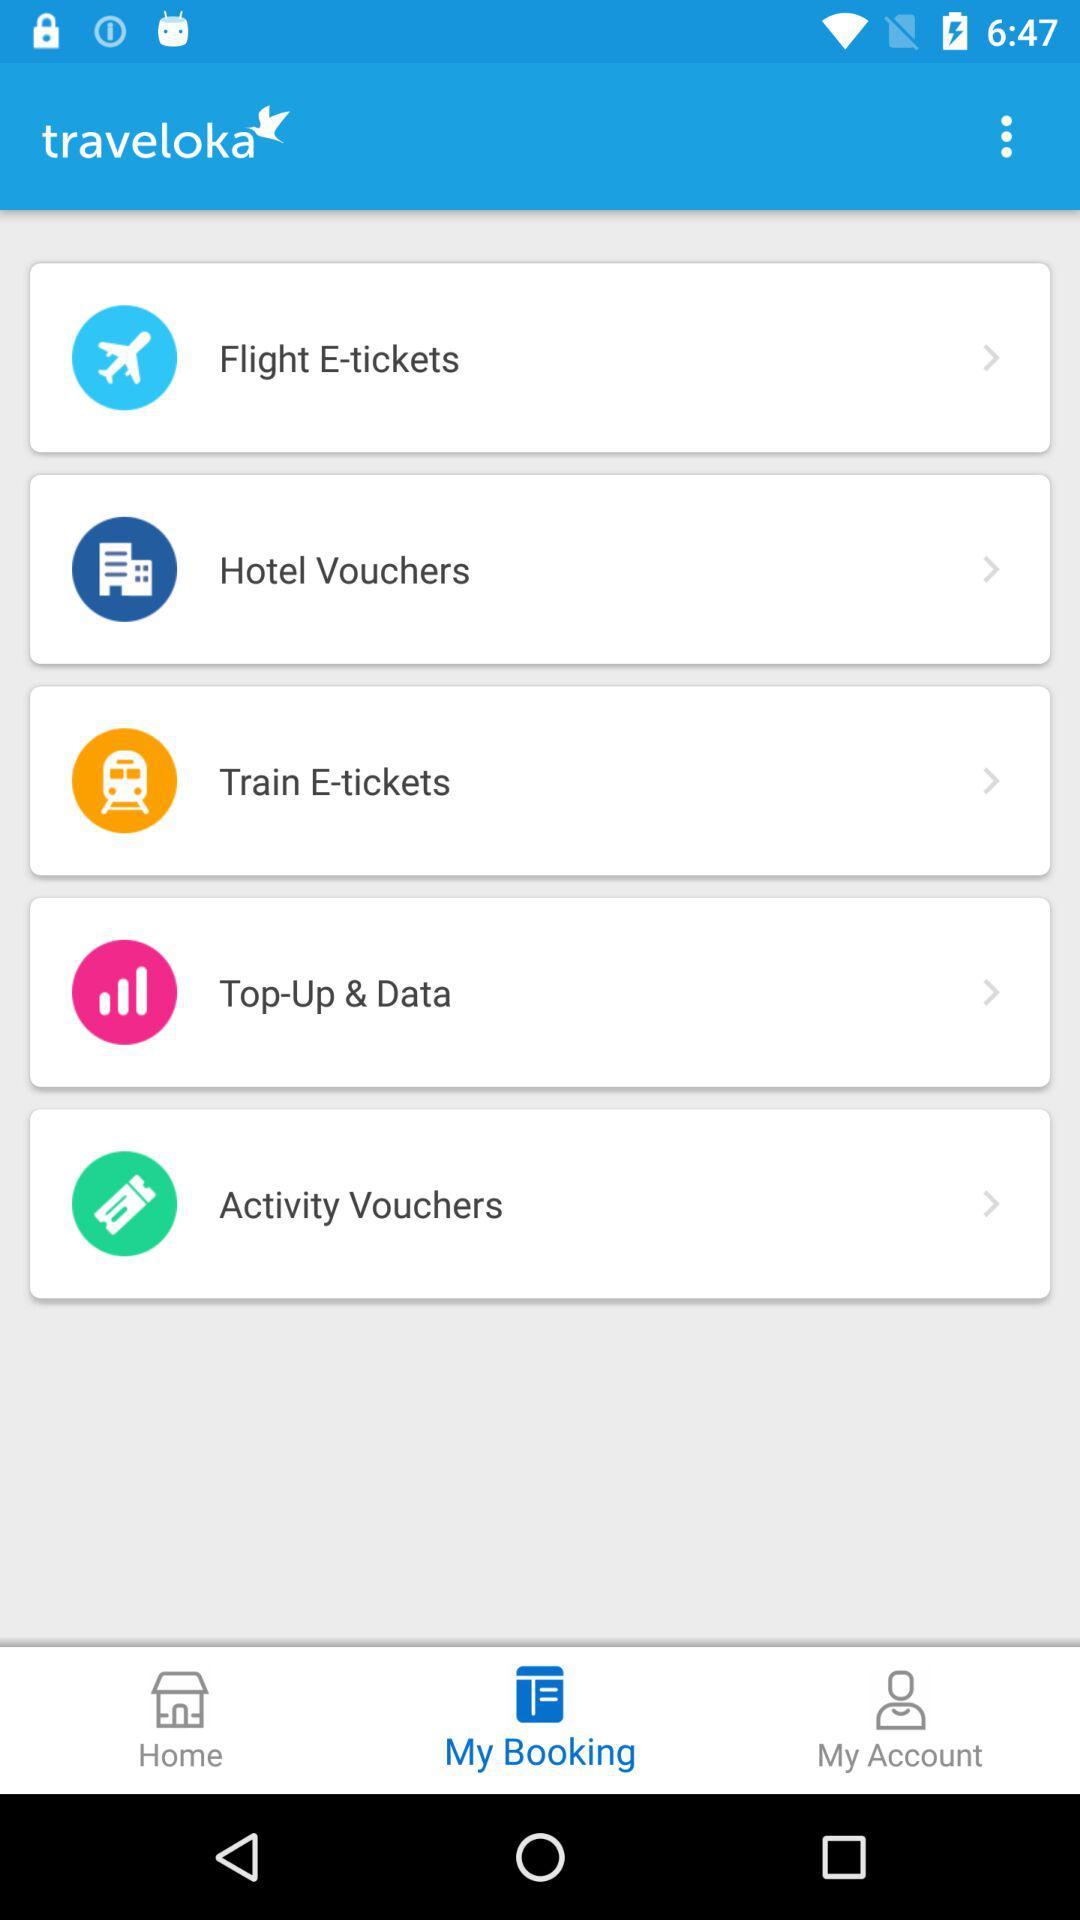  I want to click on open menu options, so click(1006, 135).